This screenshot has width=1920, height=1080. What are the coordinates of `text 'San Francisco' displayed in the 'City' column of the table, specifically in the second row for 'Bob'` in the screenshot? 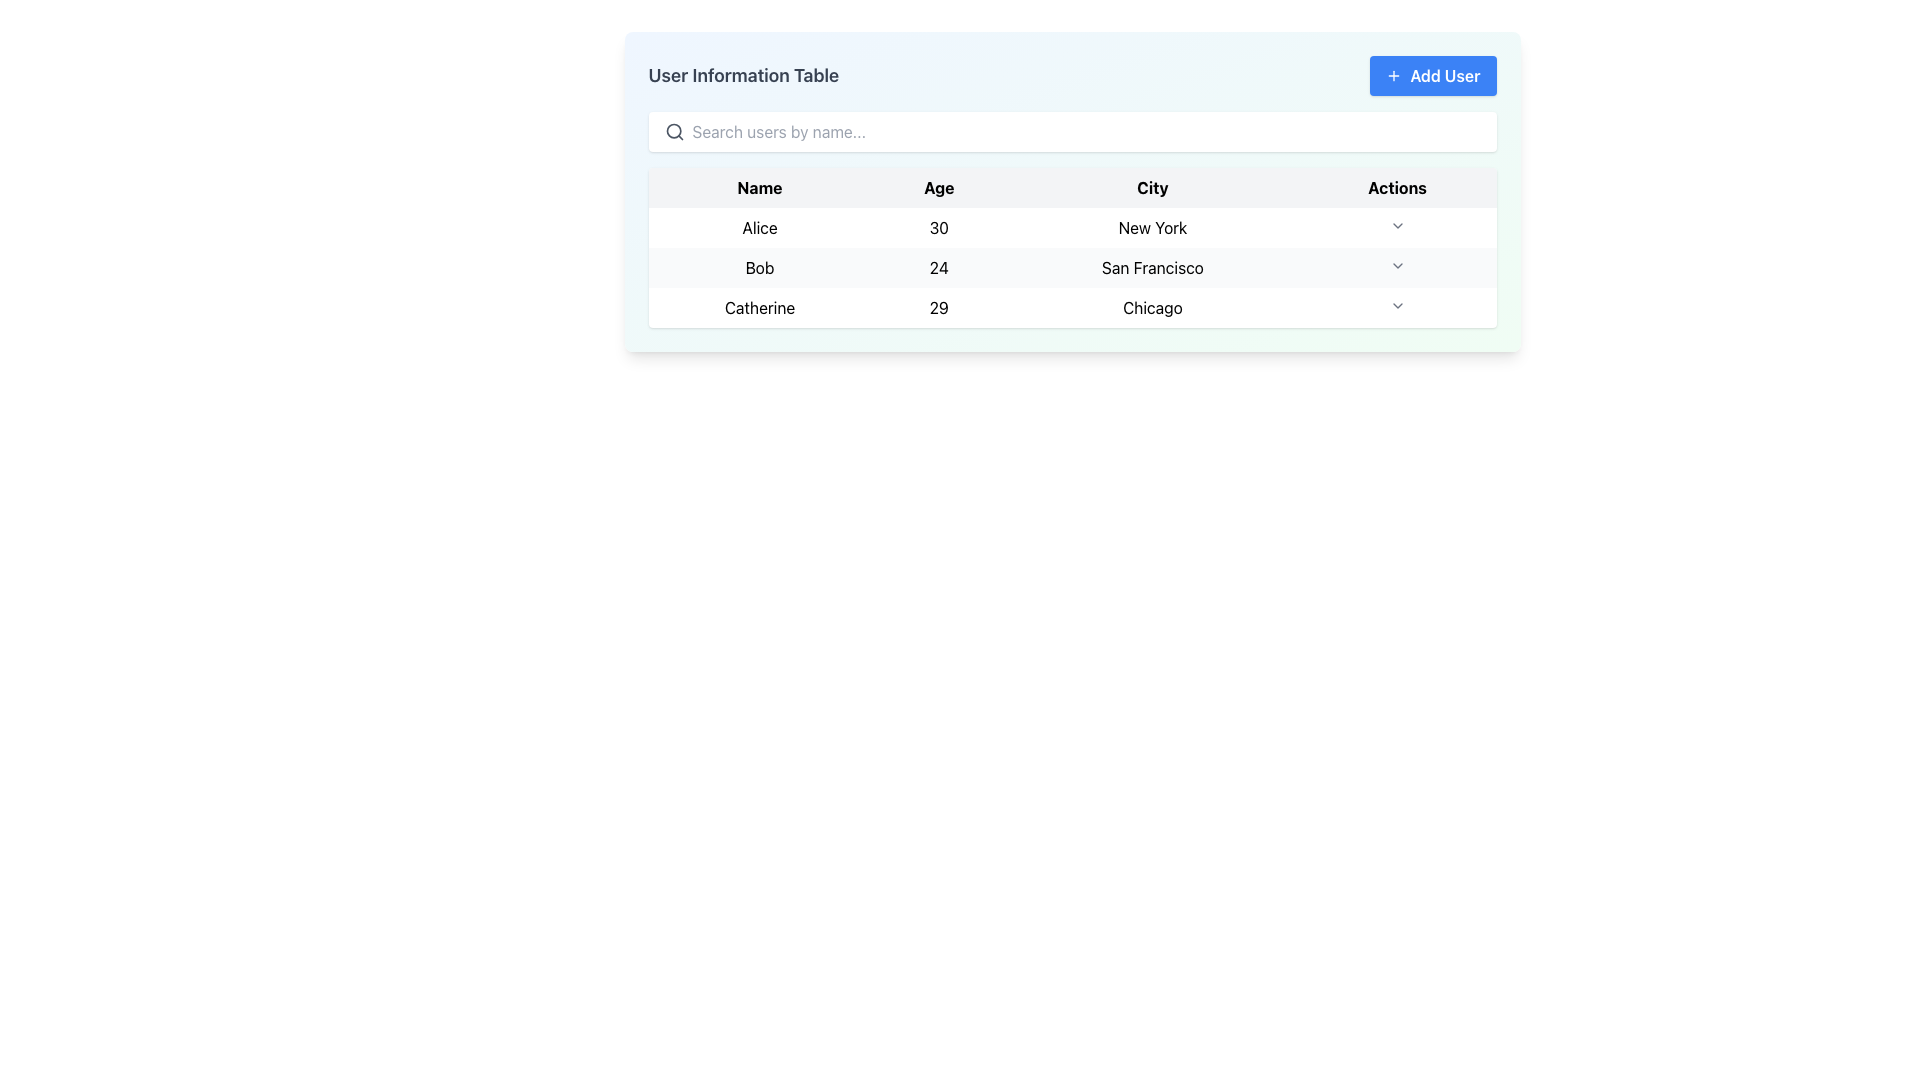 It's located at (1152, 266).